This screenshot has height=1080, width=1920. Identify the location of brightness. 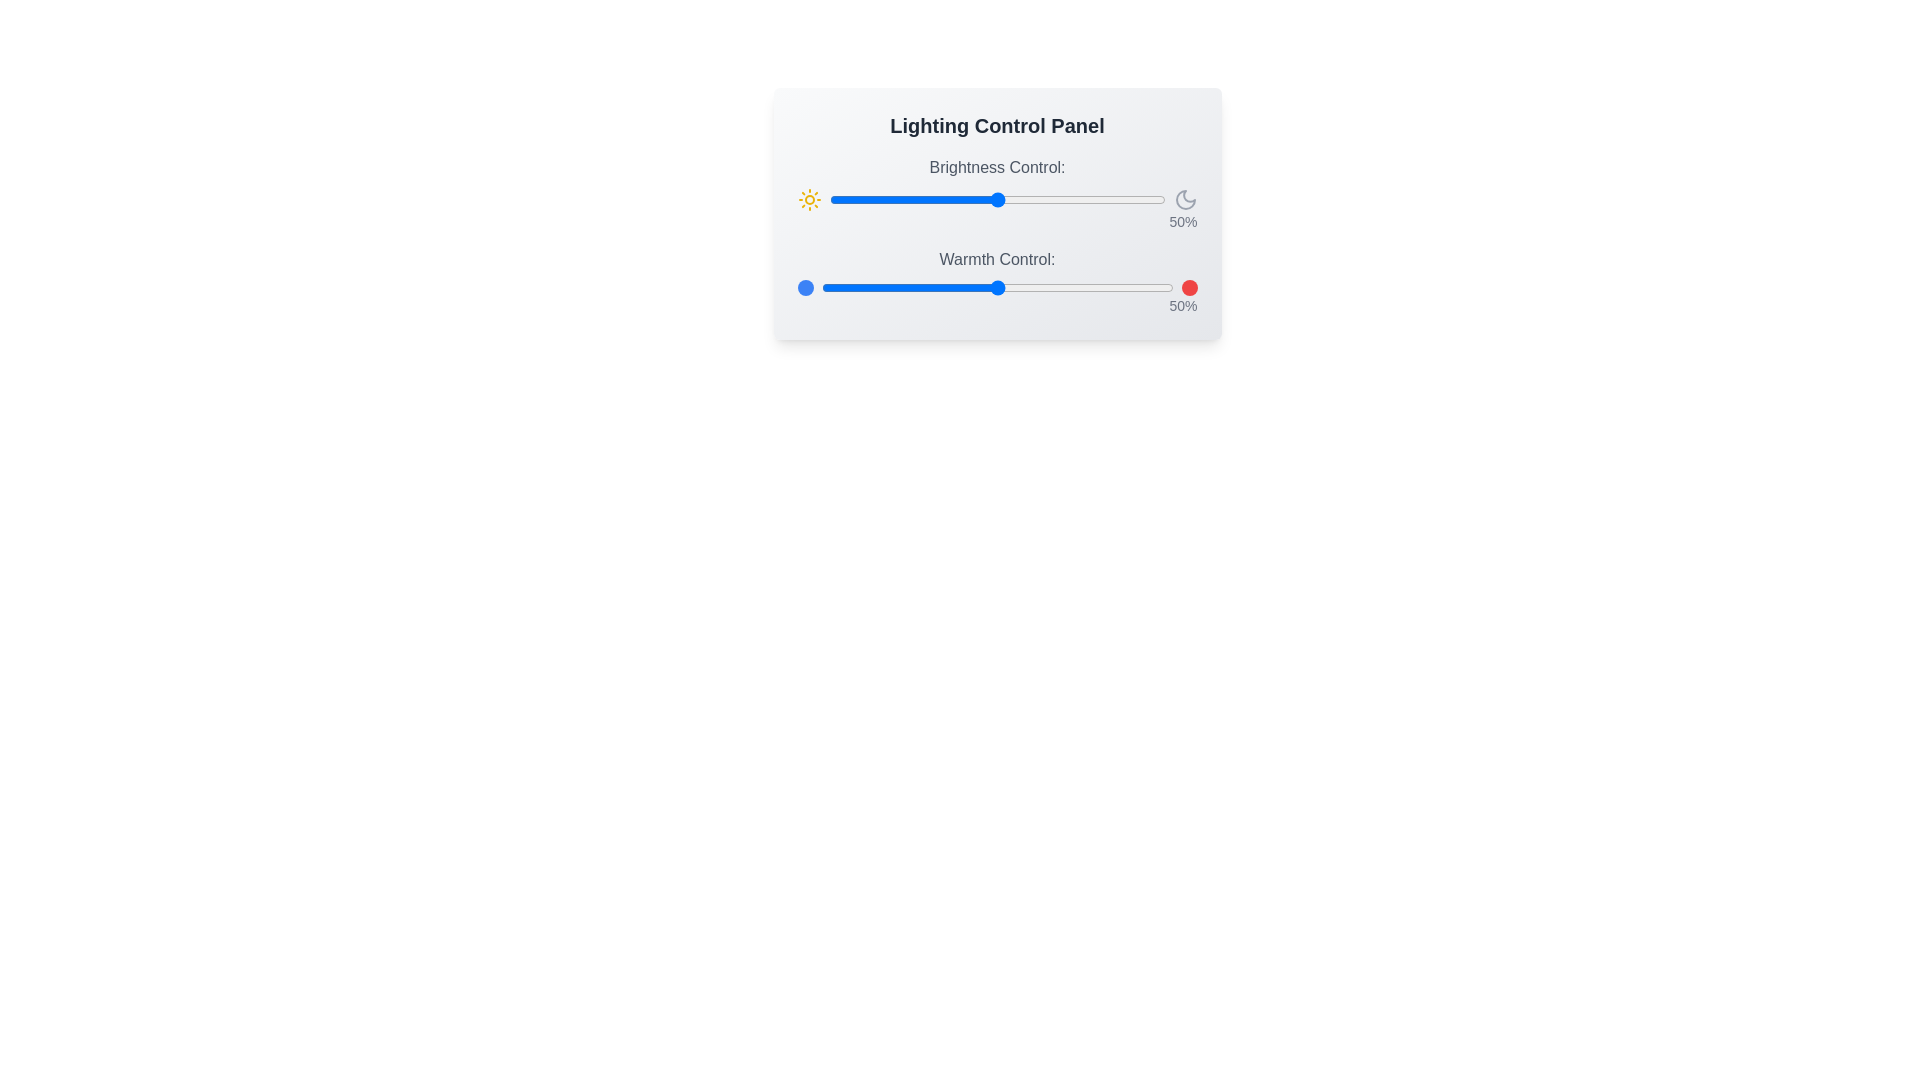
(1037, 200).